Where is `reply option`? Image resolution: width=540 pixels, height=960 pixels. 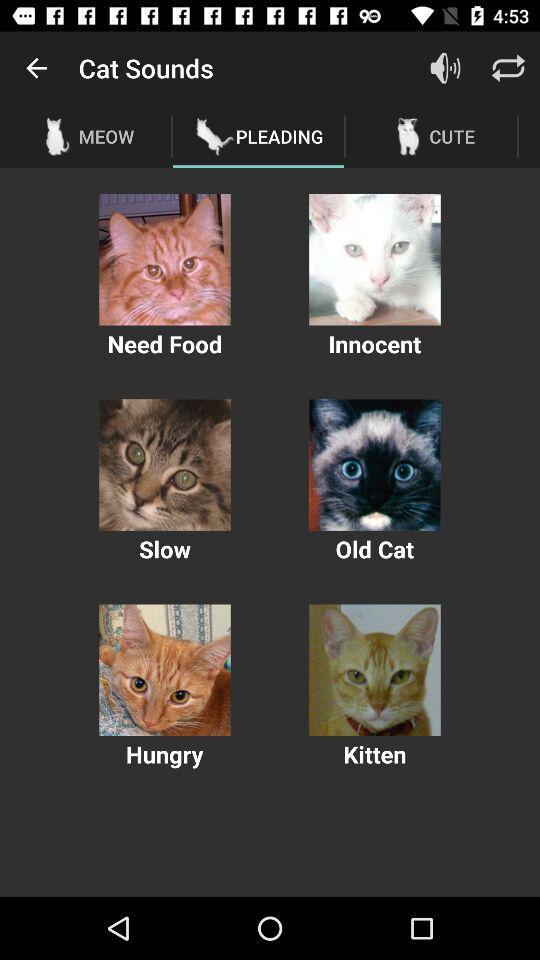 reply option is located at coordinates (508, 68).